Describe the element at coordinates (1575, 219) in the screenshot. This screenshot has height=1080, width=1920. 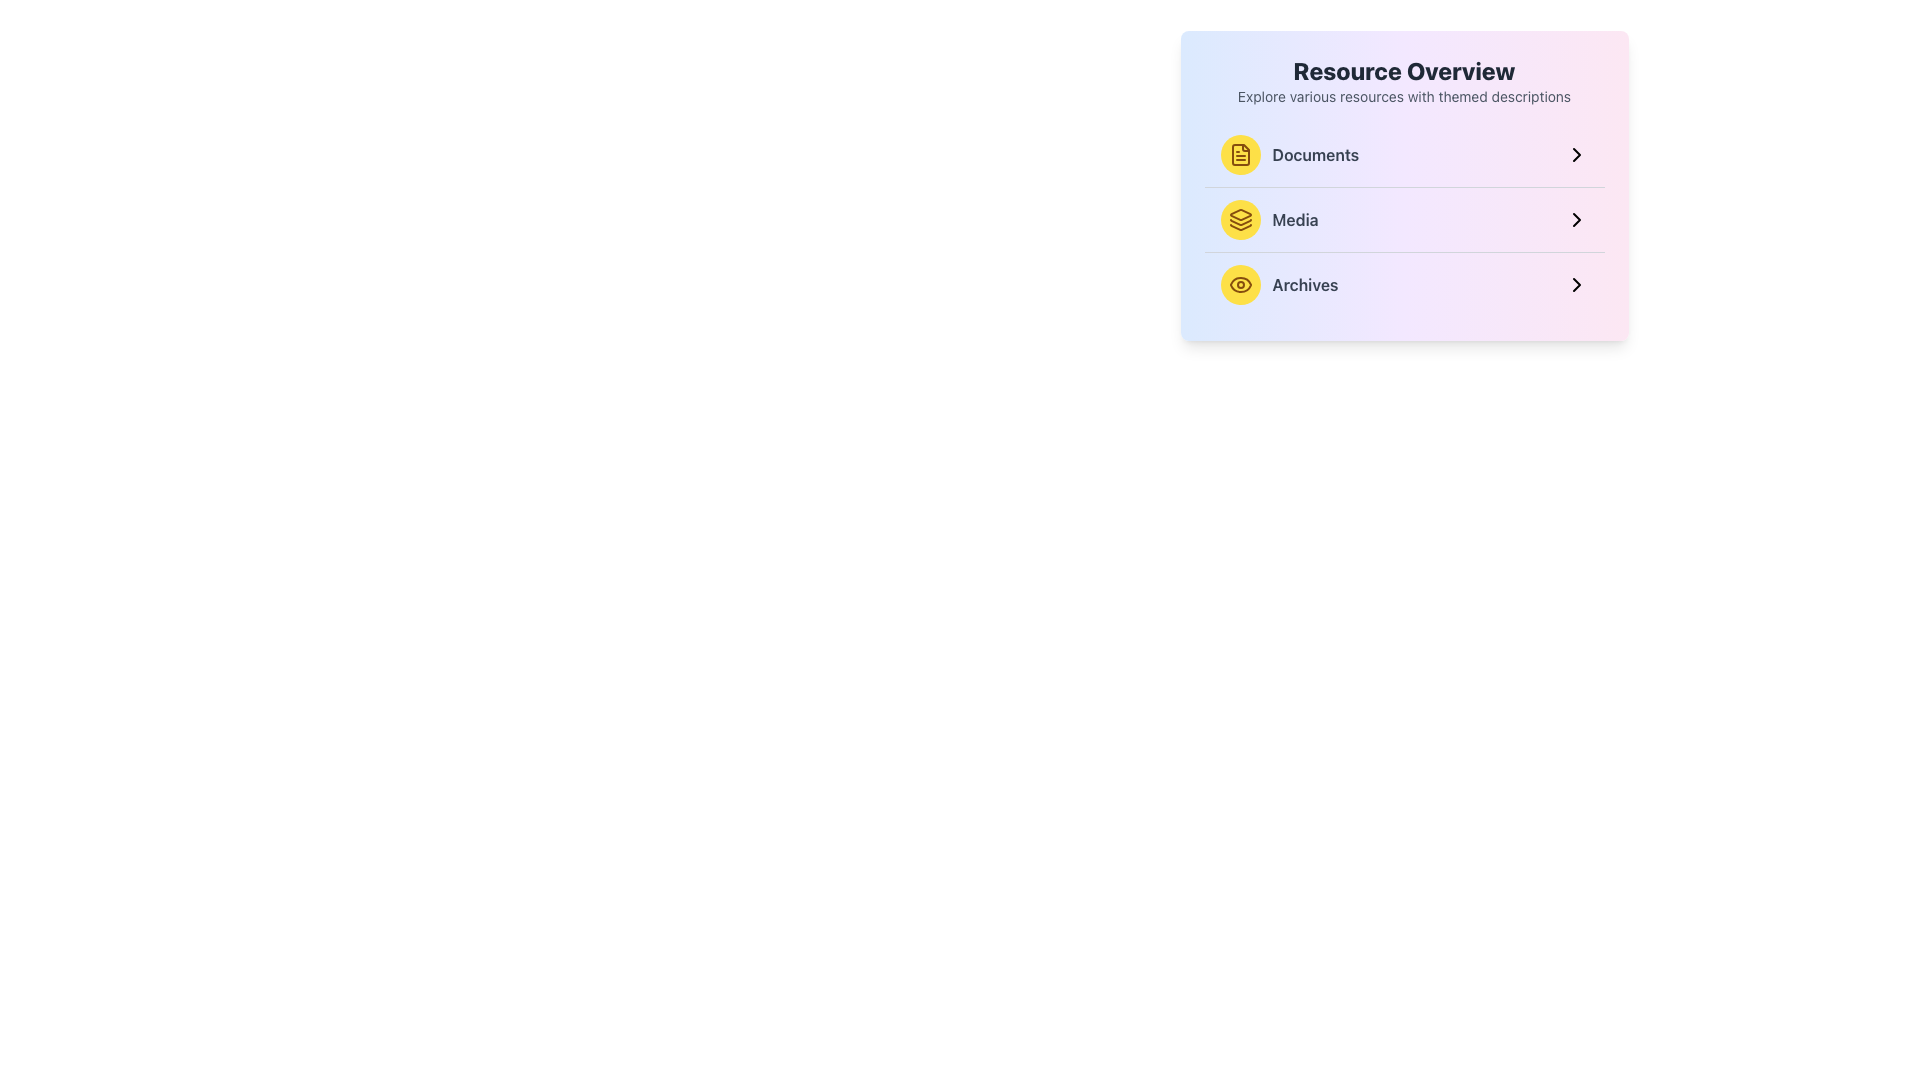
I see `the navigation chevron icon located in the second row of the 'Resource Overview' menu, which indicates that the 'Media' section is selectable and expandable` at that location.